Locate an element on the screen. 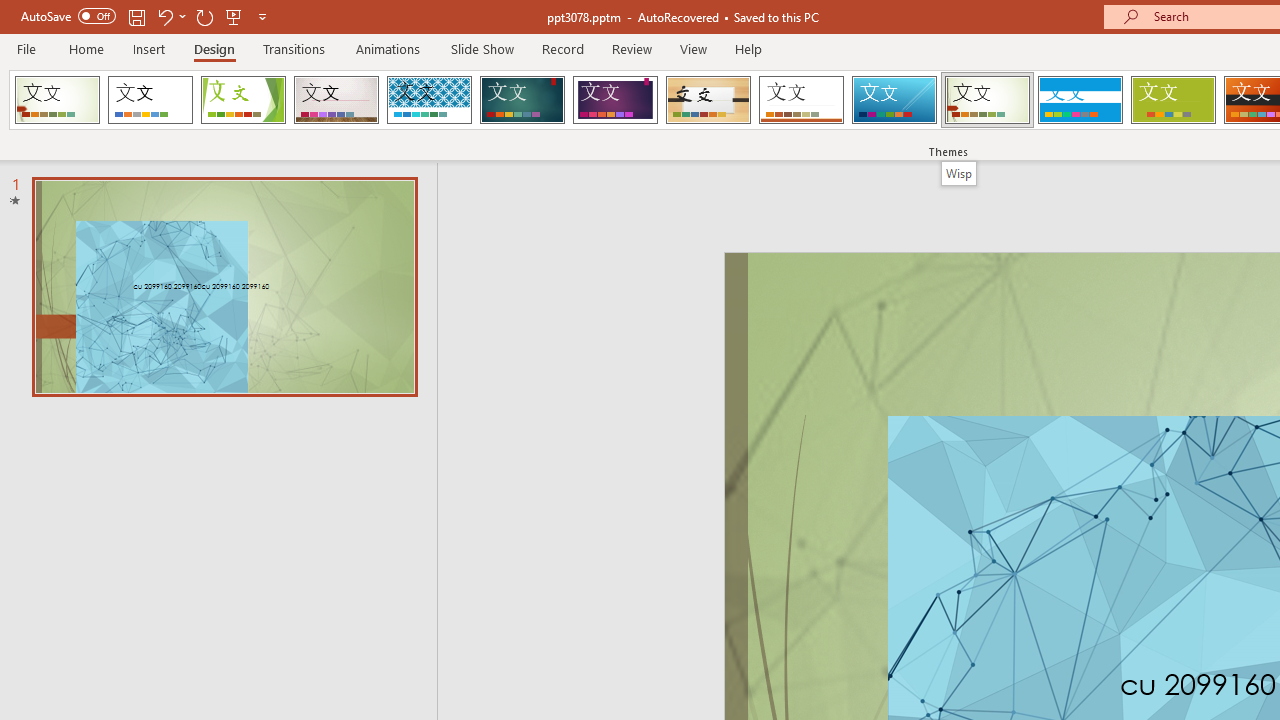 The image size is (1280, 720). 'Customize Quick Access Toolbar' is located at coordinates (262, 16).